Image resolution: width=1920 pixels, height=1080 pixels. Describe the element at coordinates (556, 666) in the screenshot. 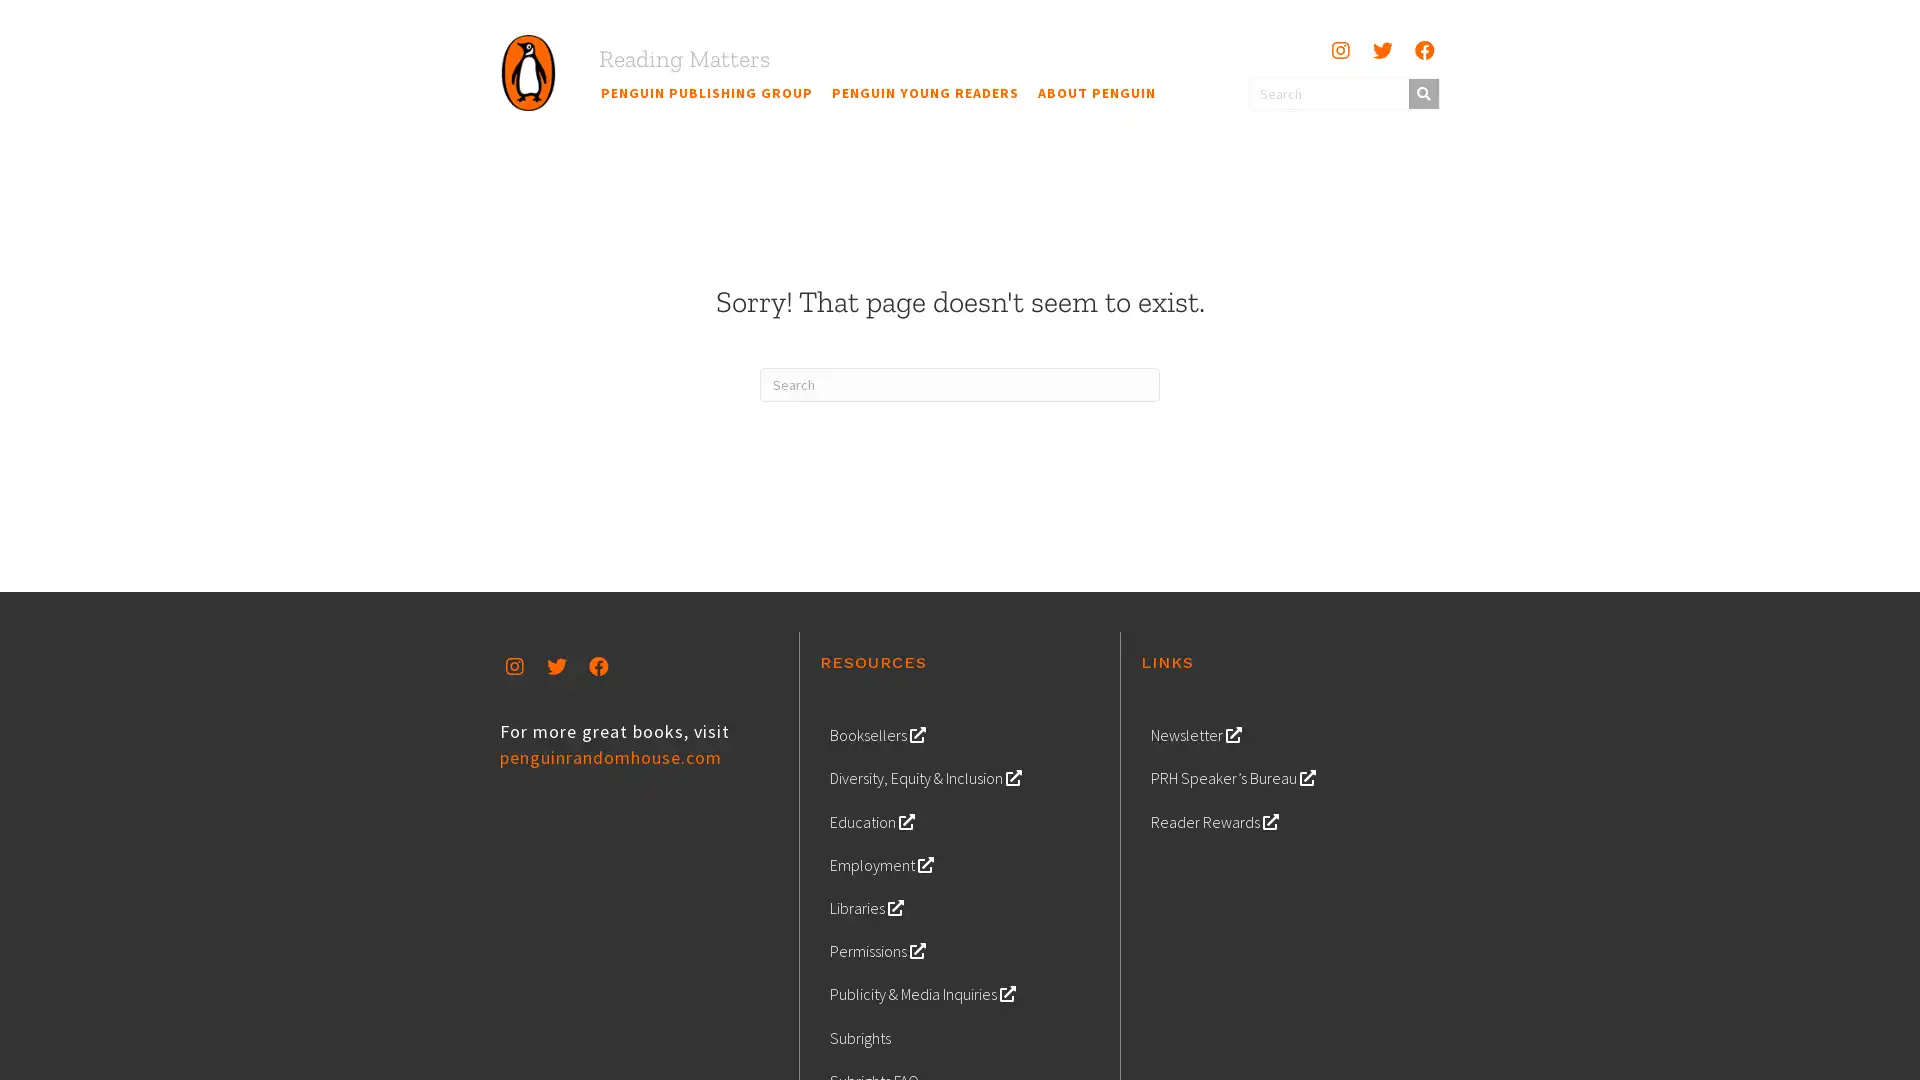

I see `Twitter` at that location.